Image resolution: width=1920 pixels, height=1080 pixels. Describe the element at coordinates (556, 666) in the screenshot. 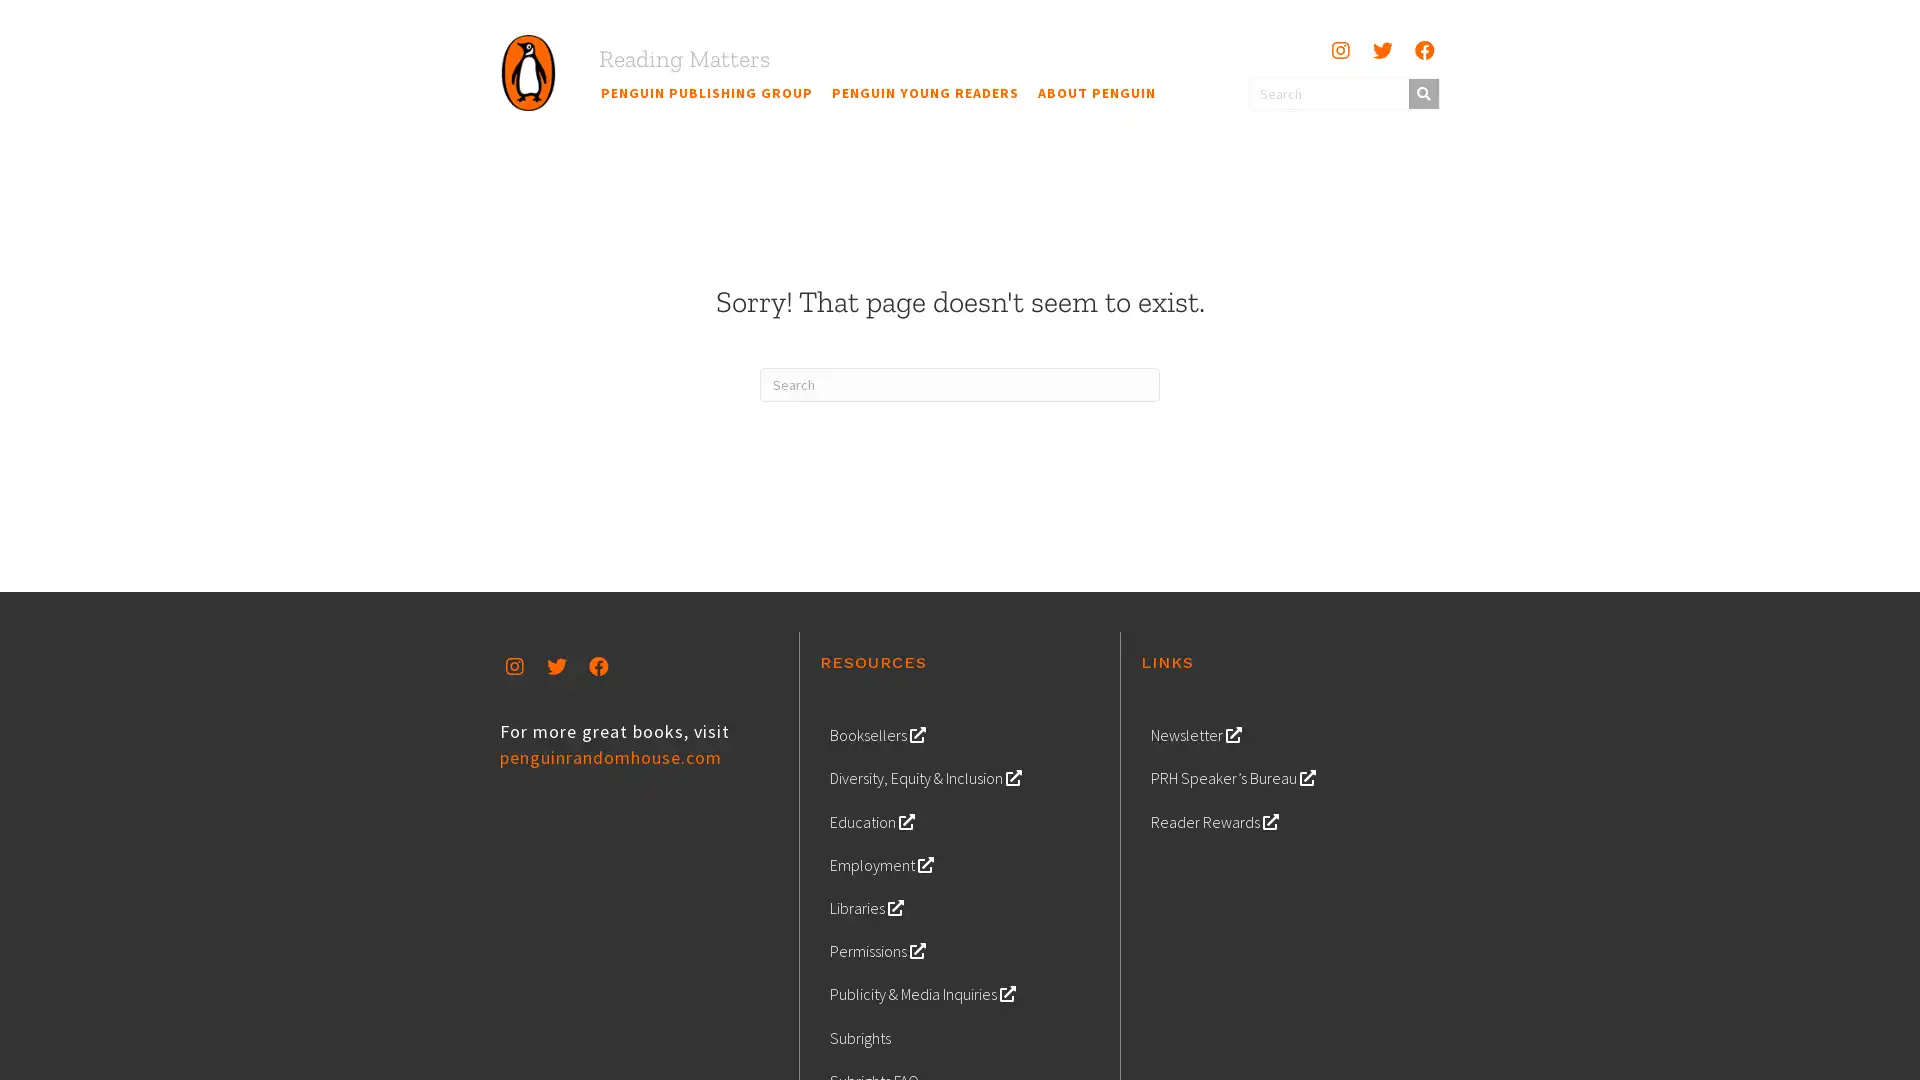

I see `Twitter` at that location.